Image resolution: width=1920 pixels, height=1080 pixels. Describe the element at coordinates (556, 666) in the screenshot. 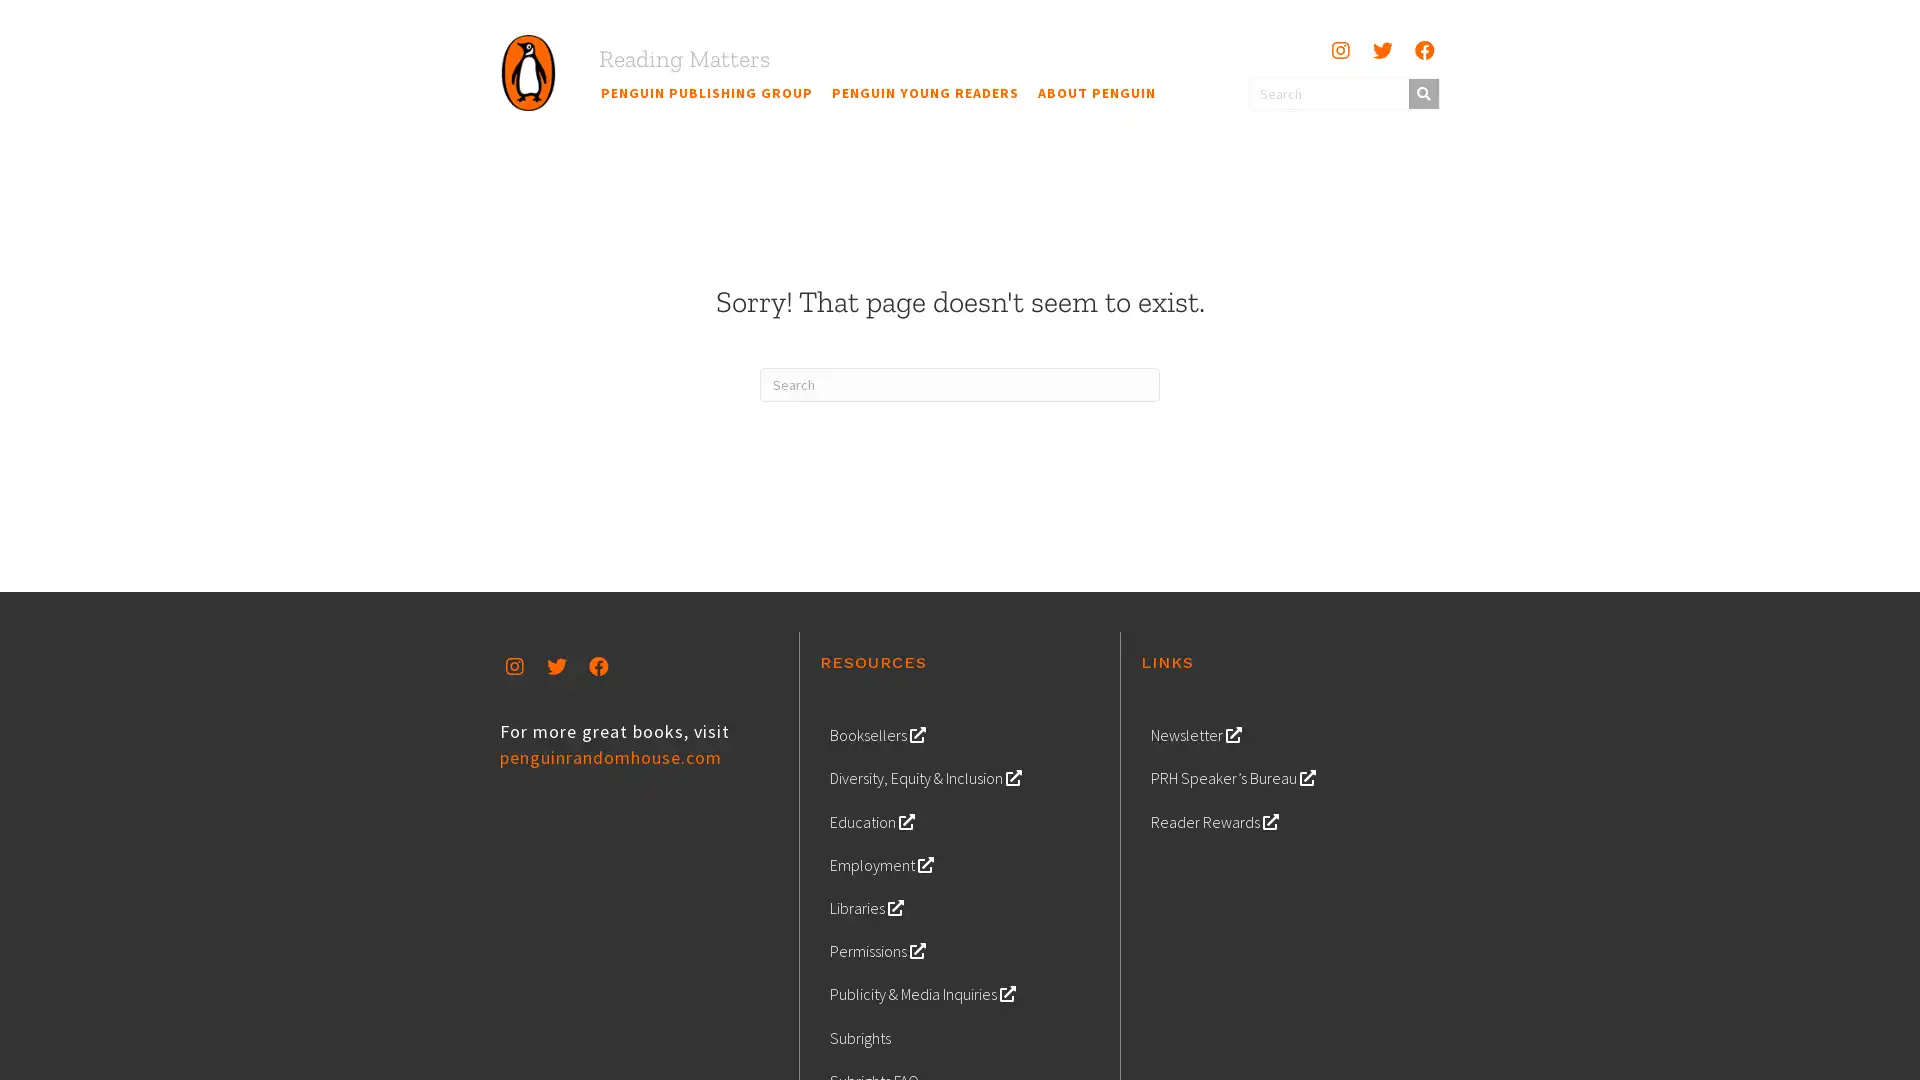

I see `Twitter` at that location.